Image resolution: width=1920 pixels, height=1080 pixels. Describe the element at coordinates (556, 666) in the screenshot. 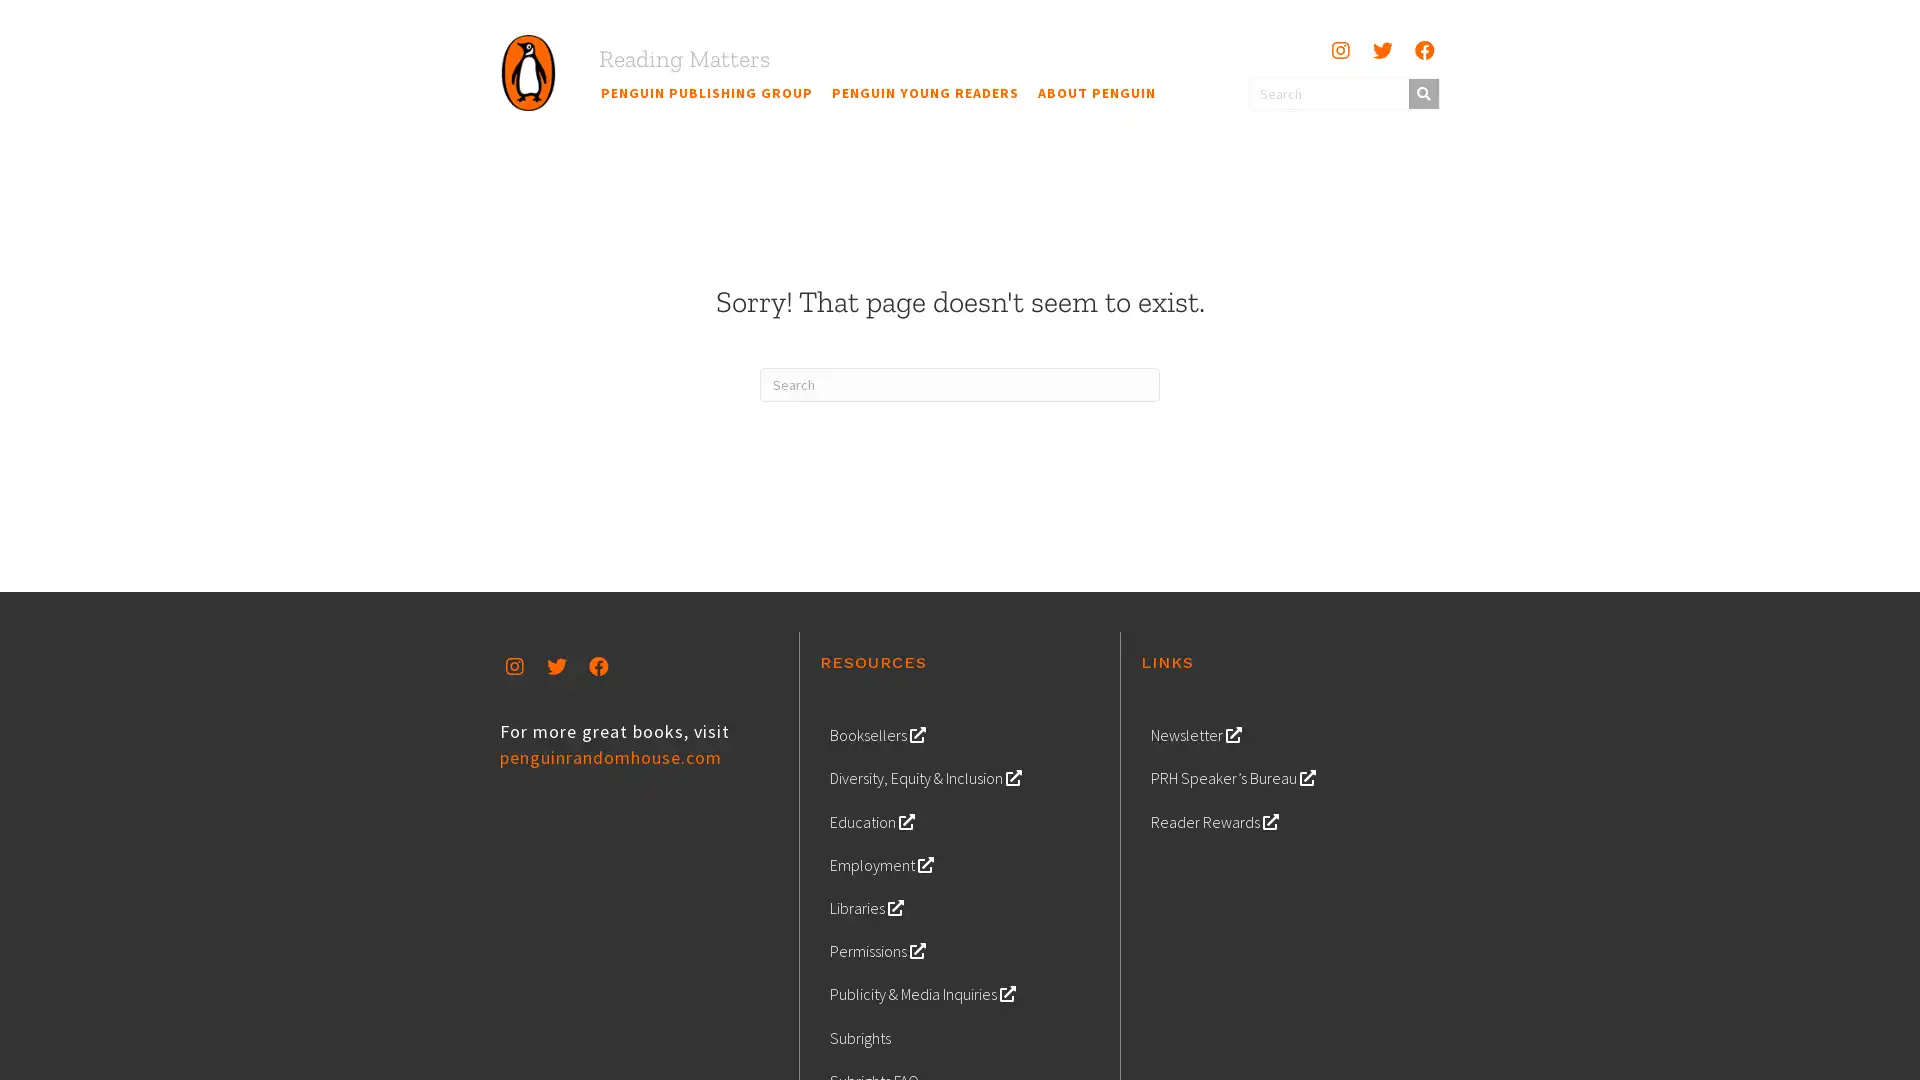

I see `Twitter` at that location.